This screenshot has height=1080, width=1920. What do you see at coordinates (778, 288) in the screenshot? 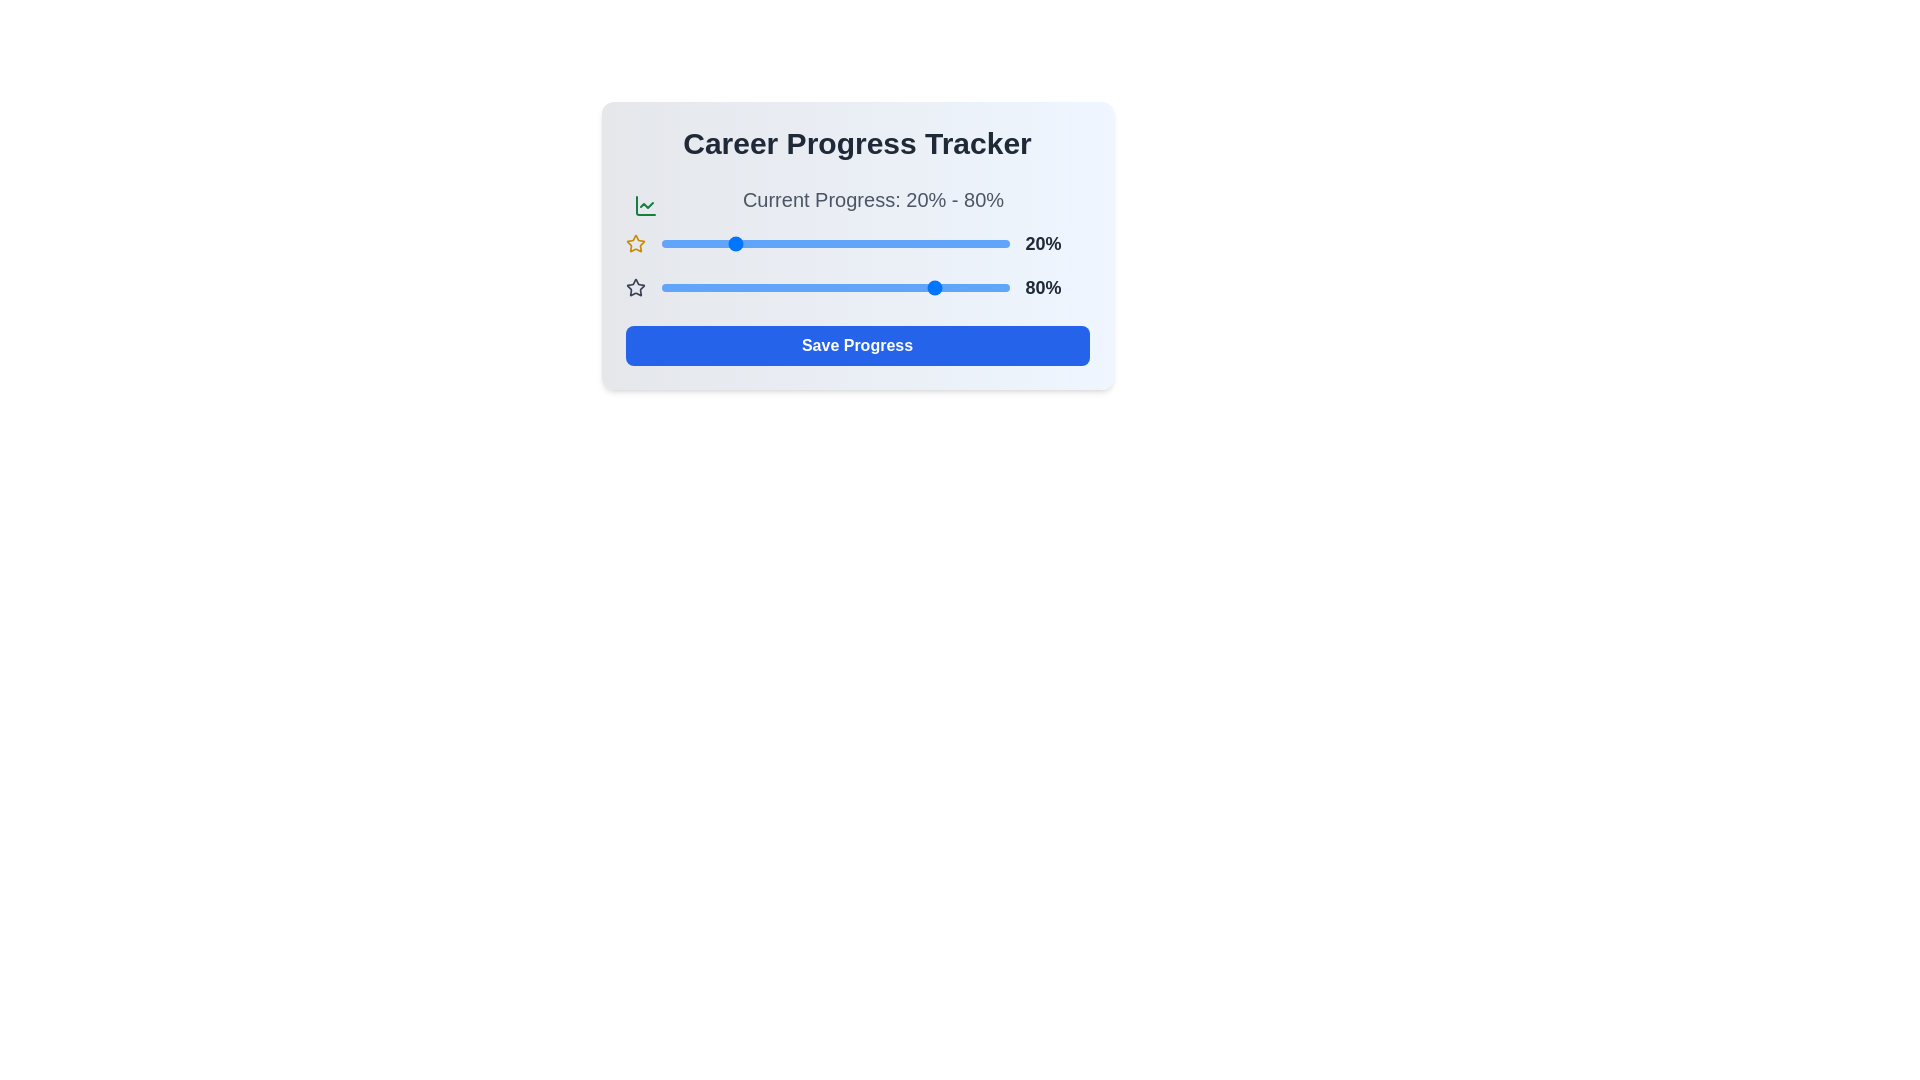
I see `the second progress slider to 34%` at bounding box center [778, 288].